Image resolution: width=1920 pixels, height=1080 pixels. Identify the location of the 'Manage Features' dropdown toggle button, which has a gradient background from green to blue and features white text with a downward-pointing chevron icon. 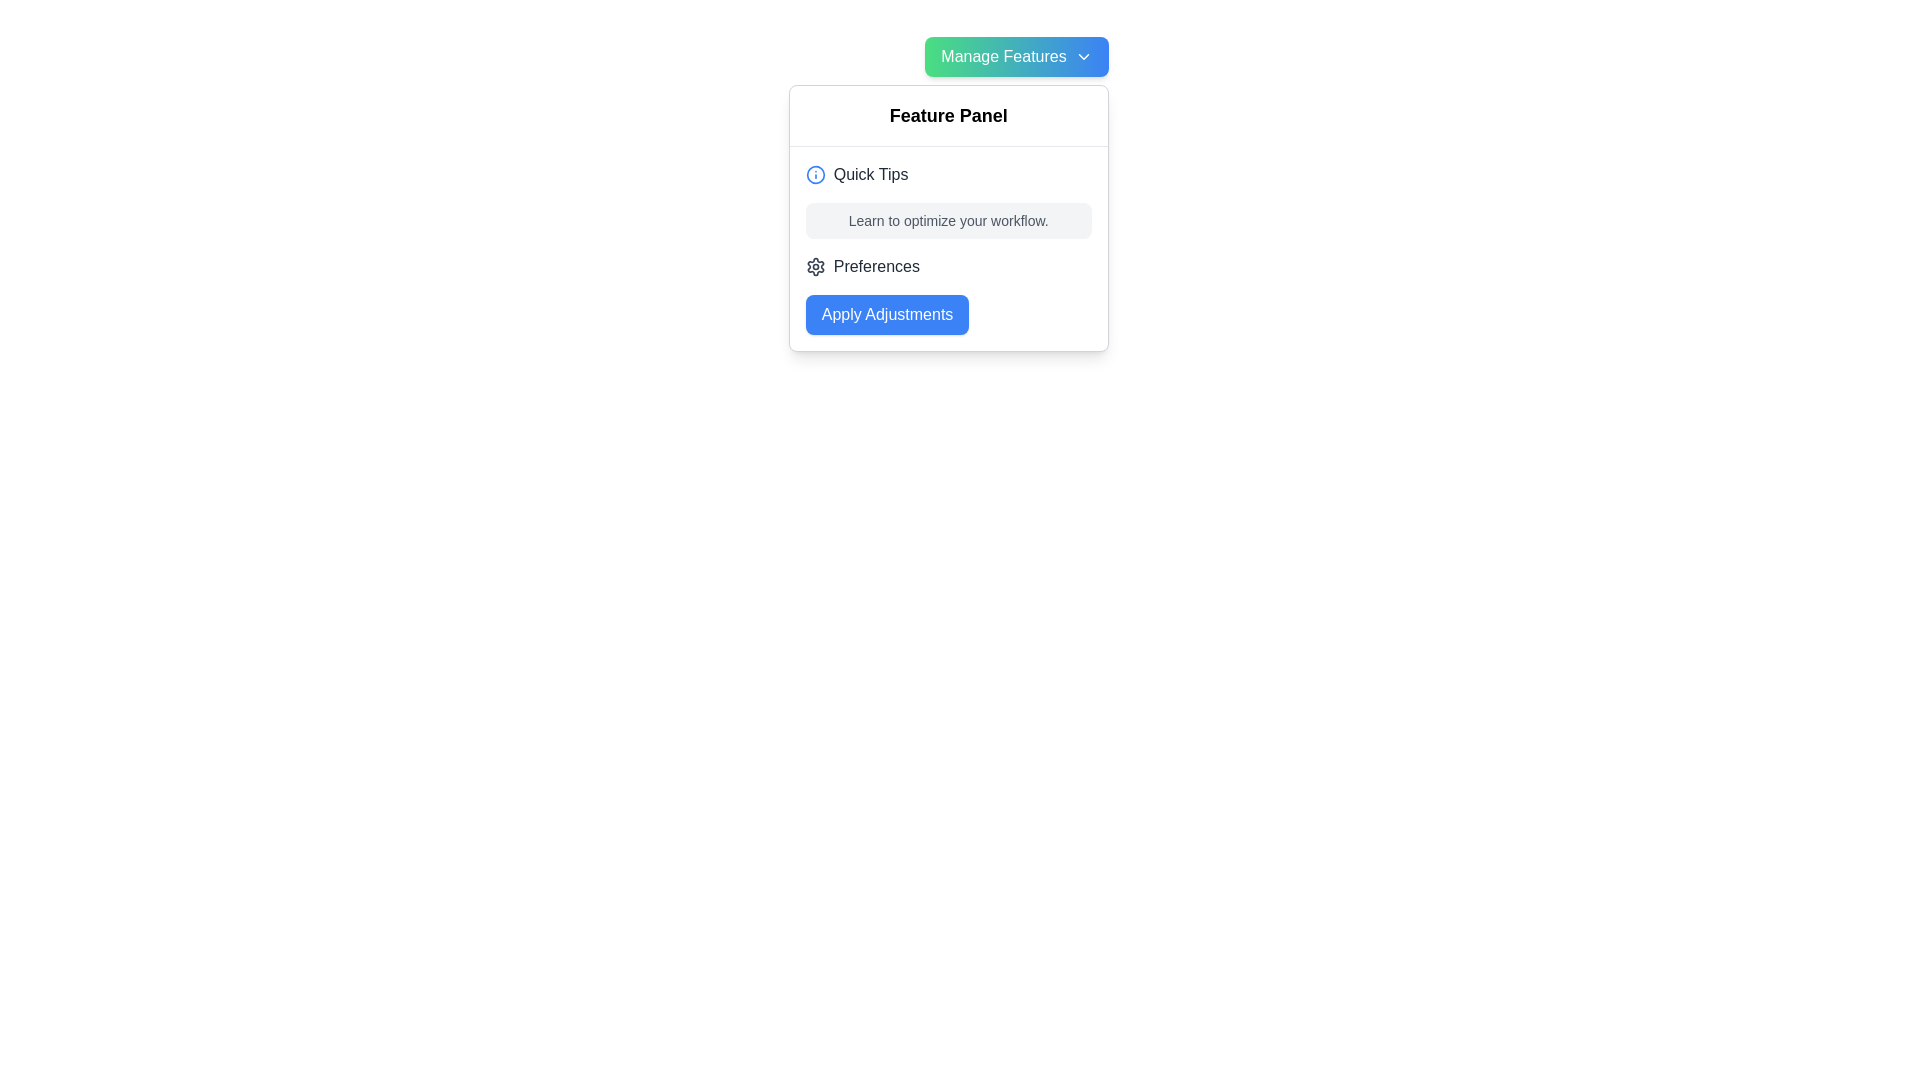
(1017, 56).